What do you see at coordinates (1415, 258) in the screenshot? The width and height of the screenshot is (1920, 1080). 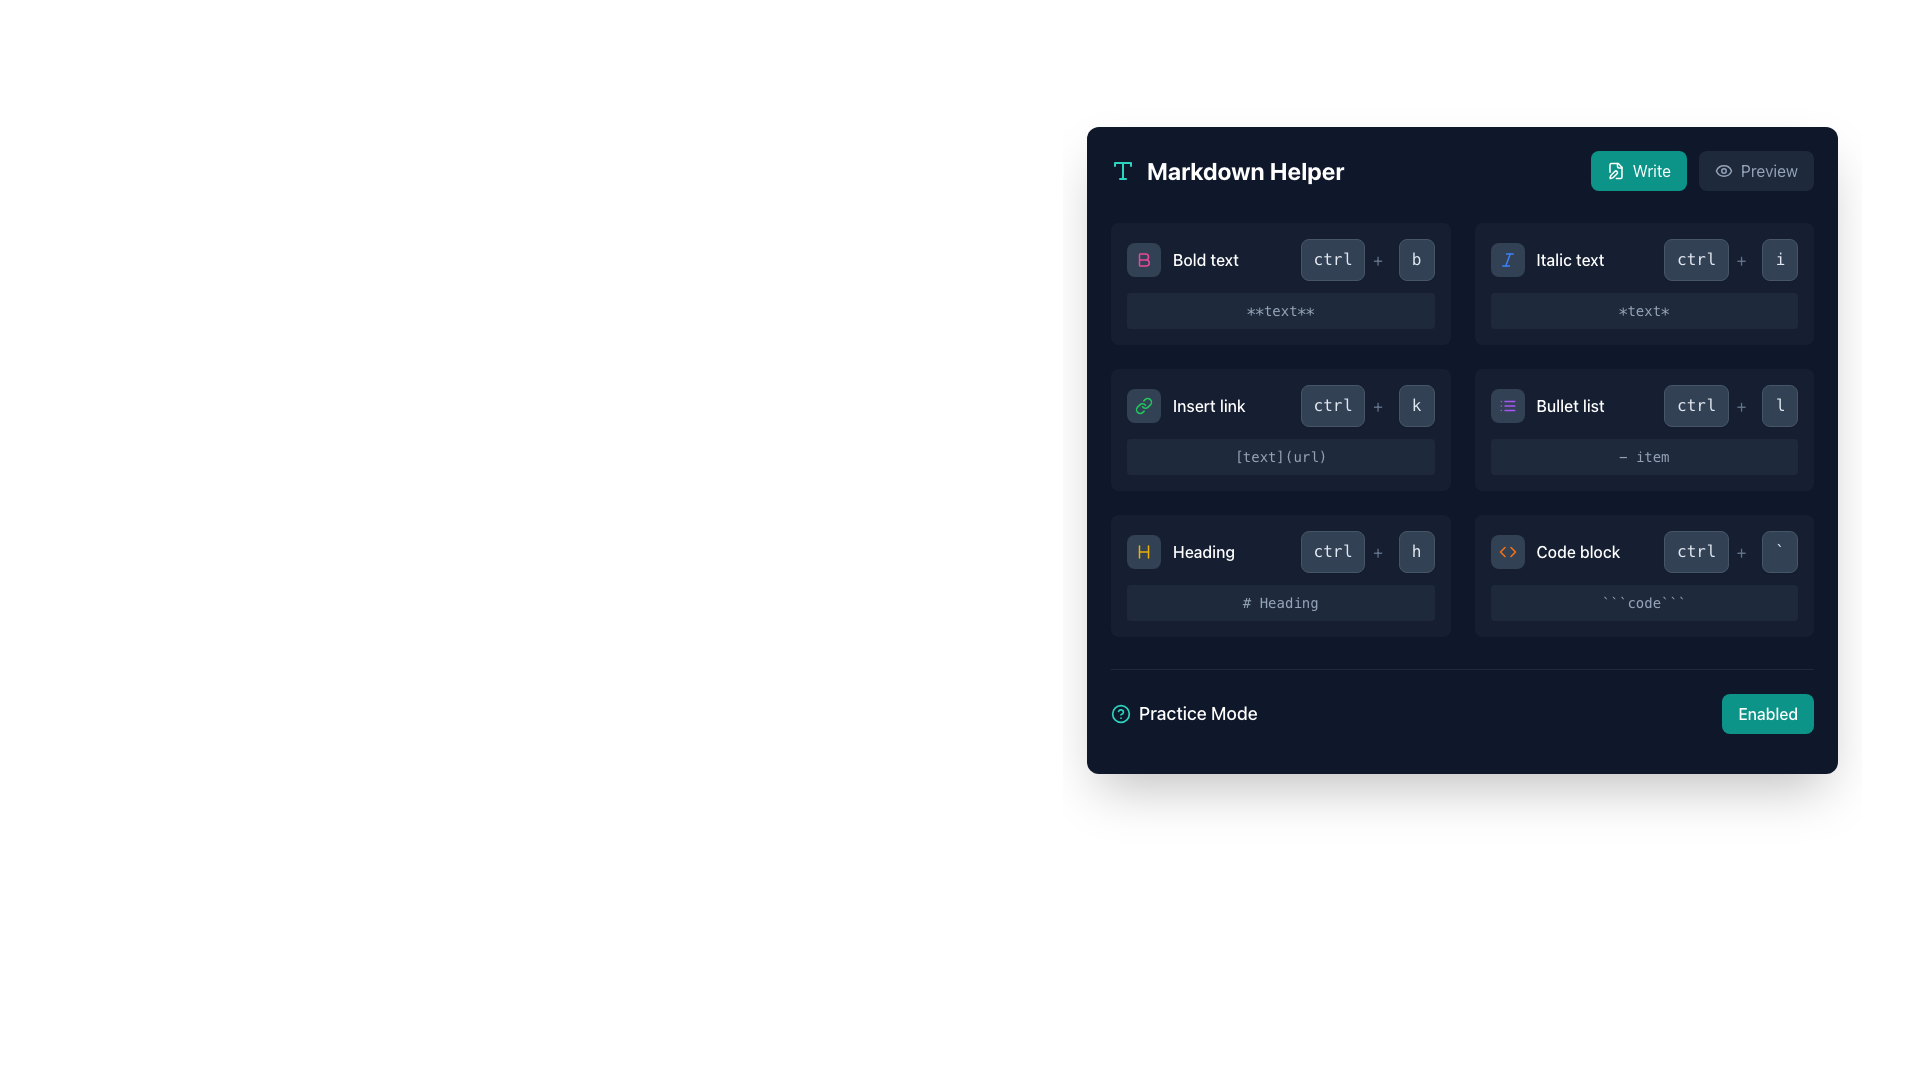 I see `the rounded rectangular button displaying the character 'b' with a dark slate background, located in the upper-left section of the Markdown helper shortcuts grid` at bounding box center [1415, 258].